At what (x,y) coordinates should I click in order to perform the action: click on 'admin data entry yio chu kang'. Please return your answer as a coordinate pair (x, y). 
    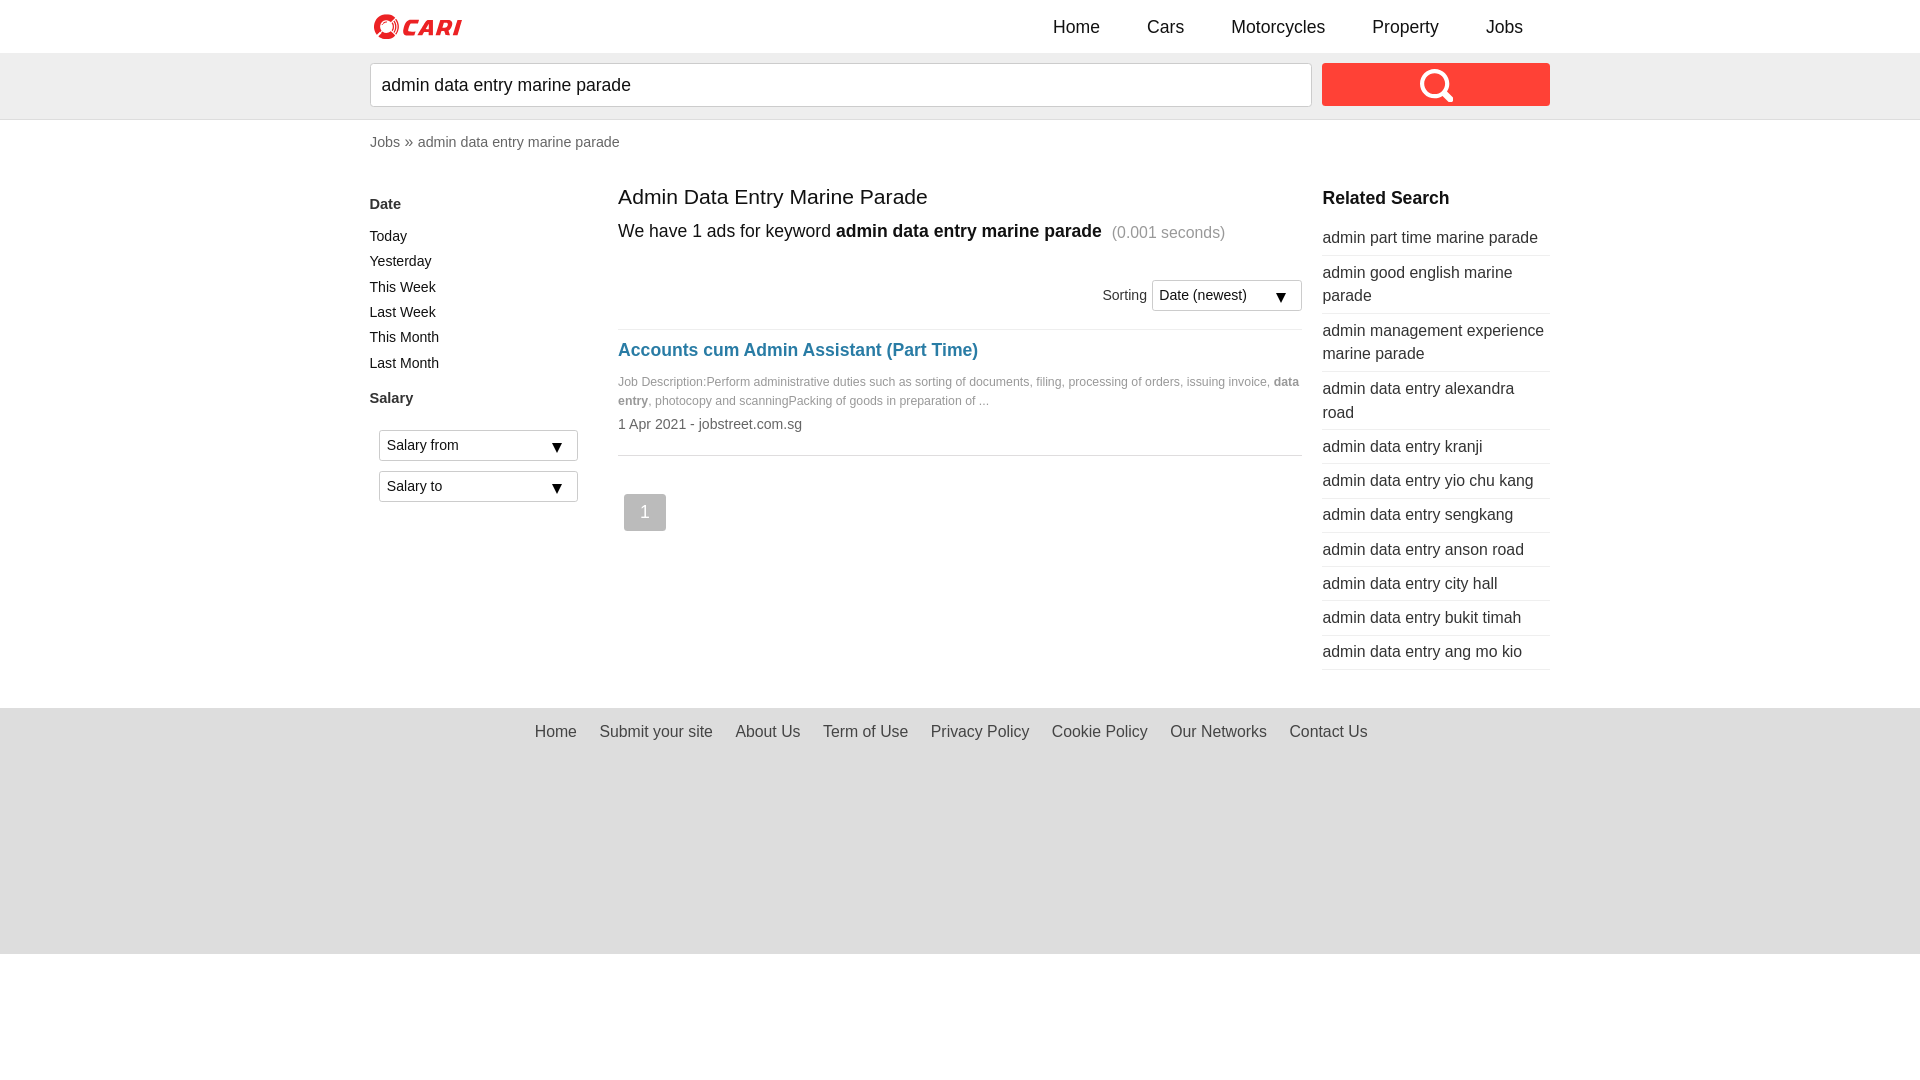
    Looking at the image, I should click on (1426, 480).